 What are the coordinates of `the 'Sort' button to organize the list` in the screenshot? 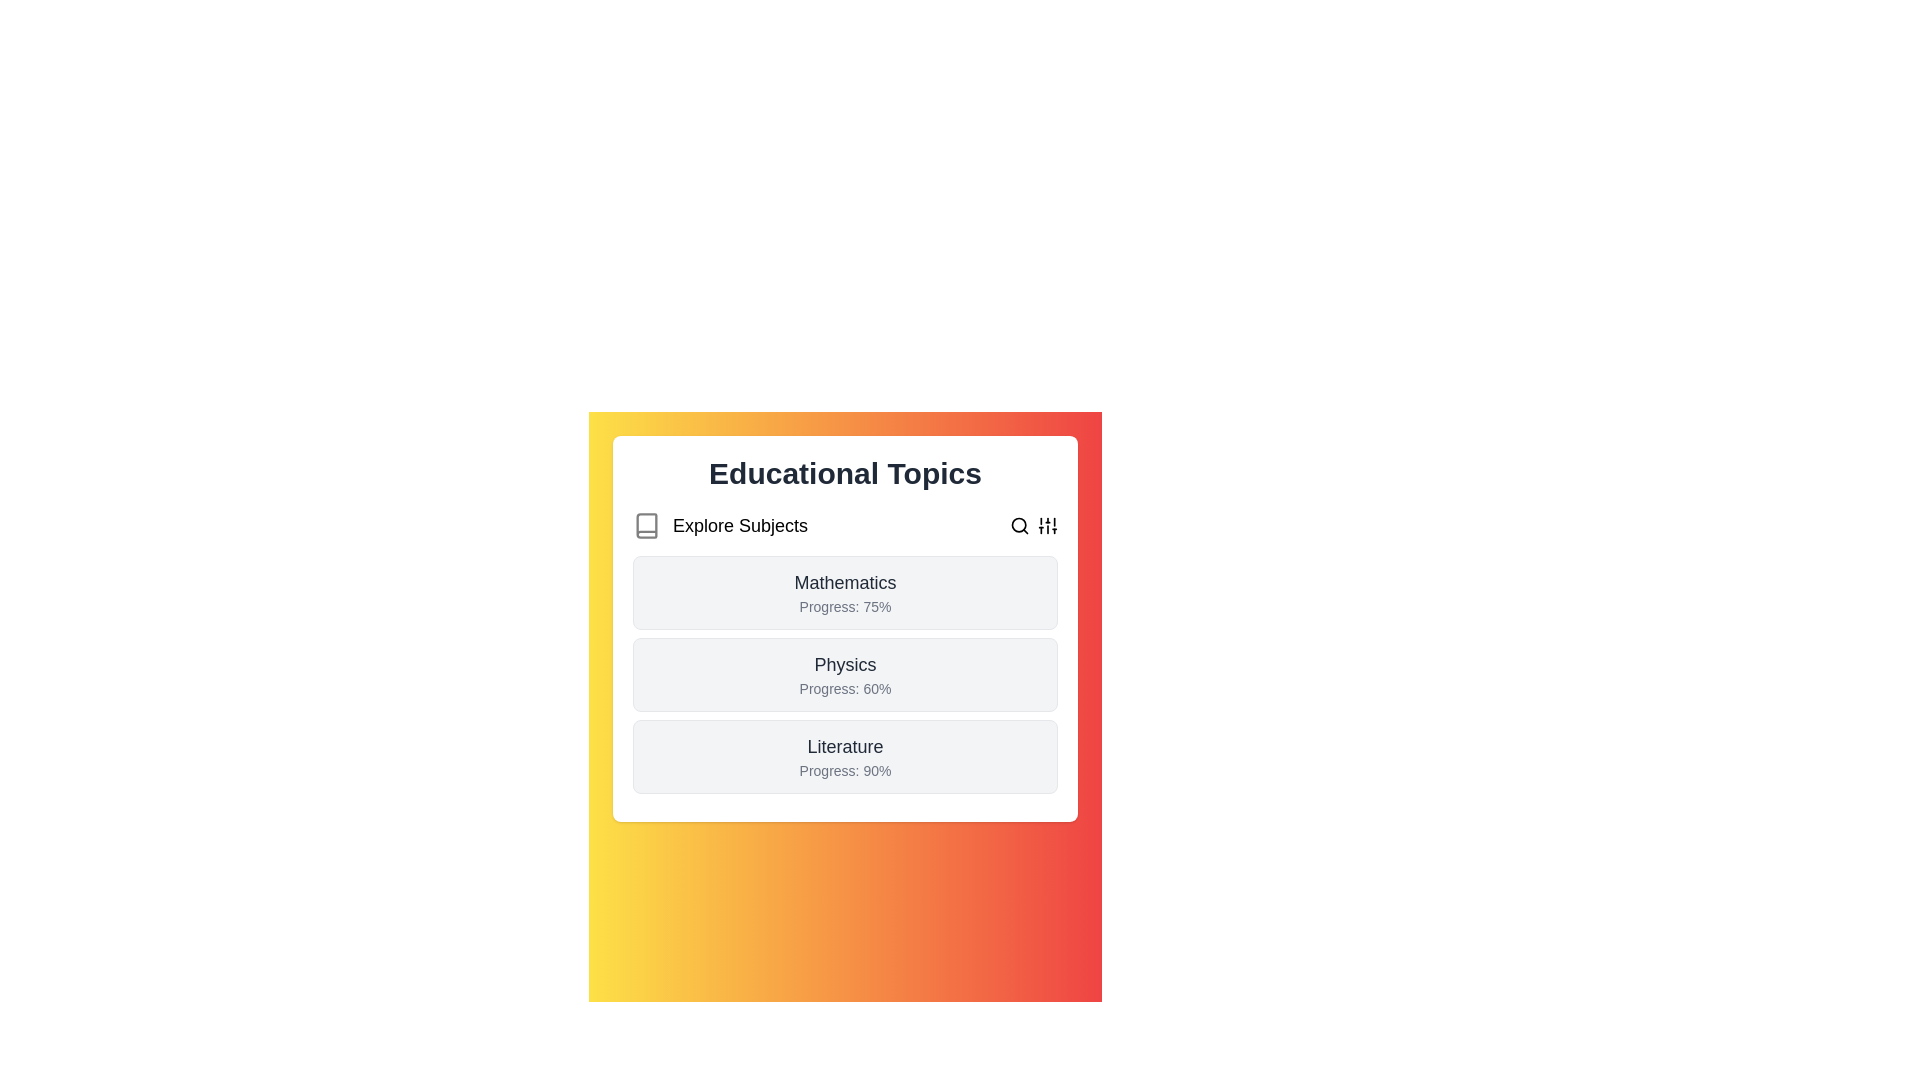 It's located at (1046, 524).